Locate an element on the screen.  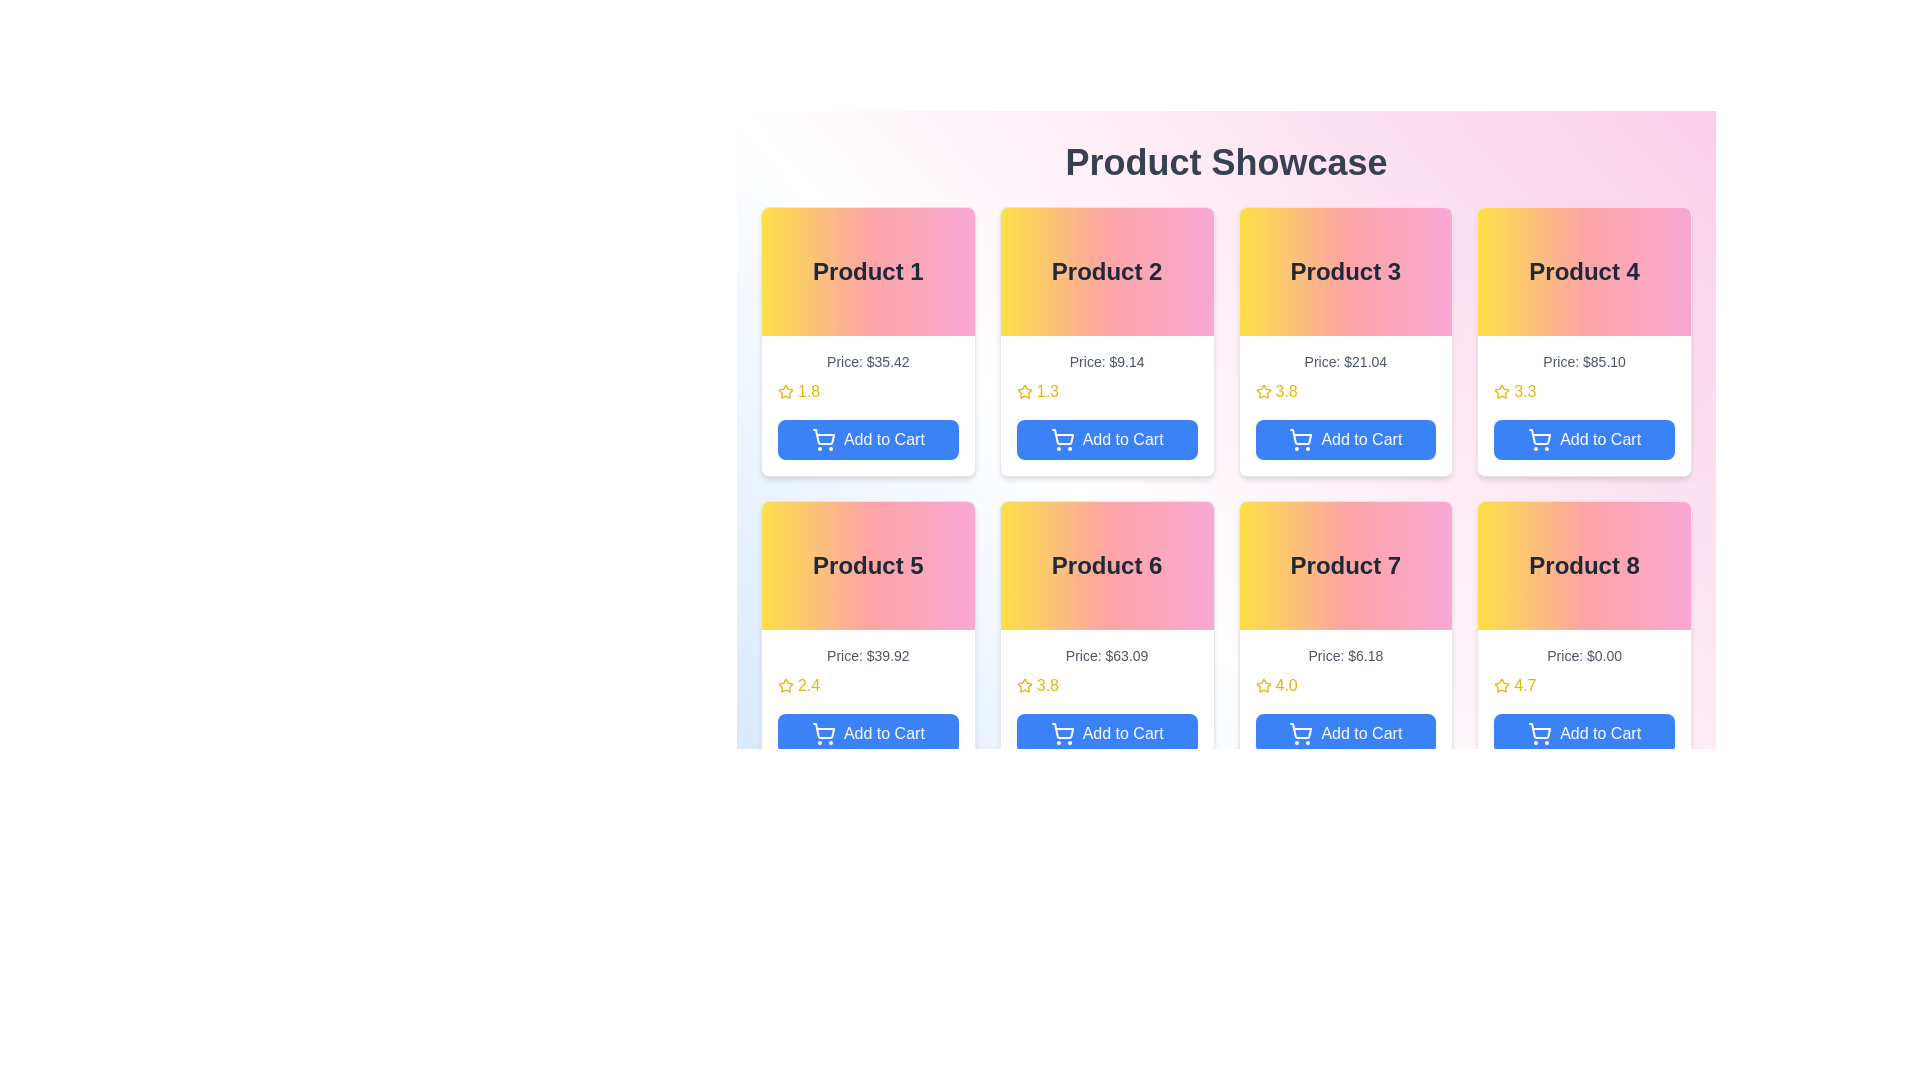
the shopping cart icon within the blue 'Add to Cart' button associated with 'Product 8' in the product showcase grid is located at coordinates (1539, 733).